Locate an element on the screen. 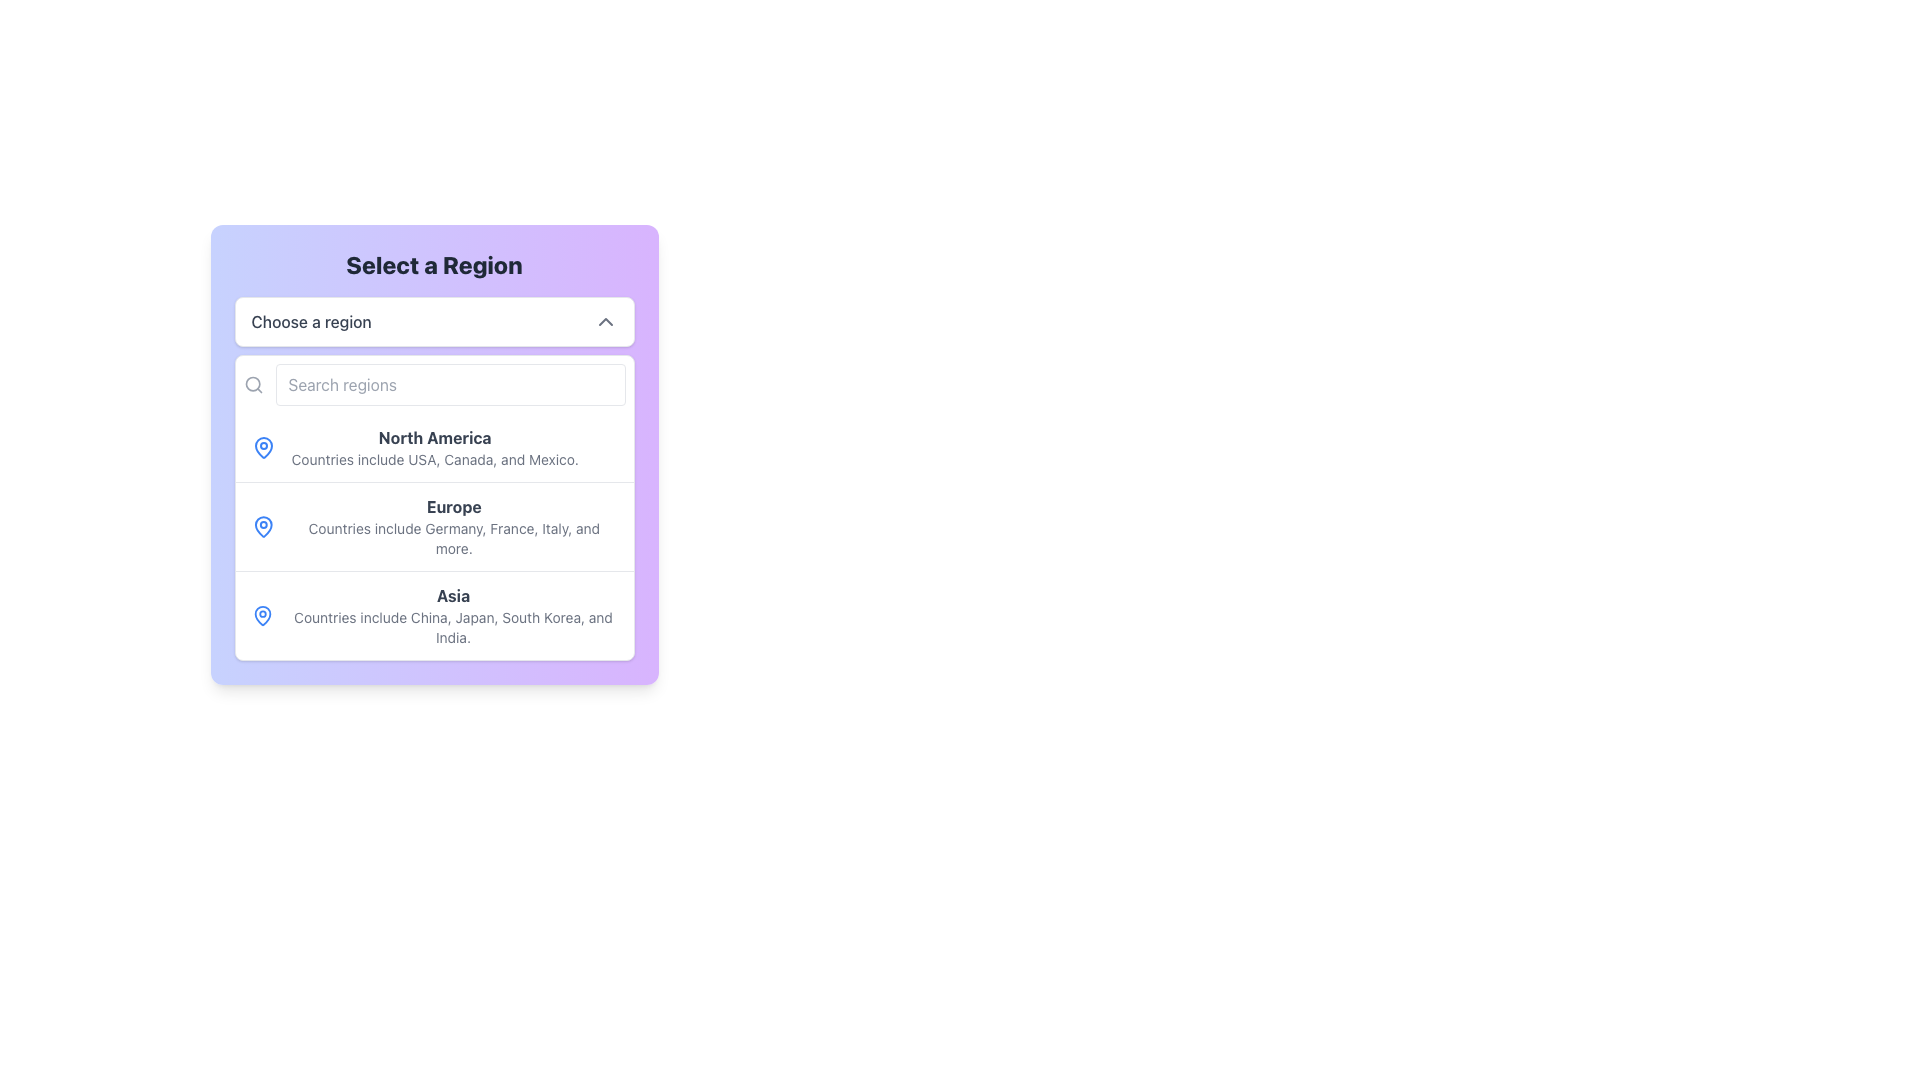 The width and height of the screenshot is (1920, 1080). the third item in the dropdown menu labeled 'Asia' is located at coordinates (433, 615).